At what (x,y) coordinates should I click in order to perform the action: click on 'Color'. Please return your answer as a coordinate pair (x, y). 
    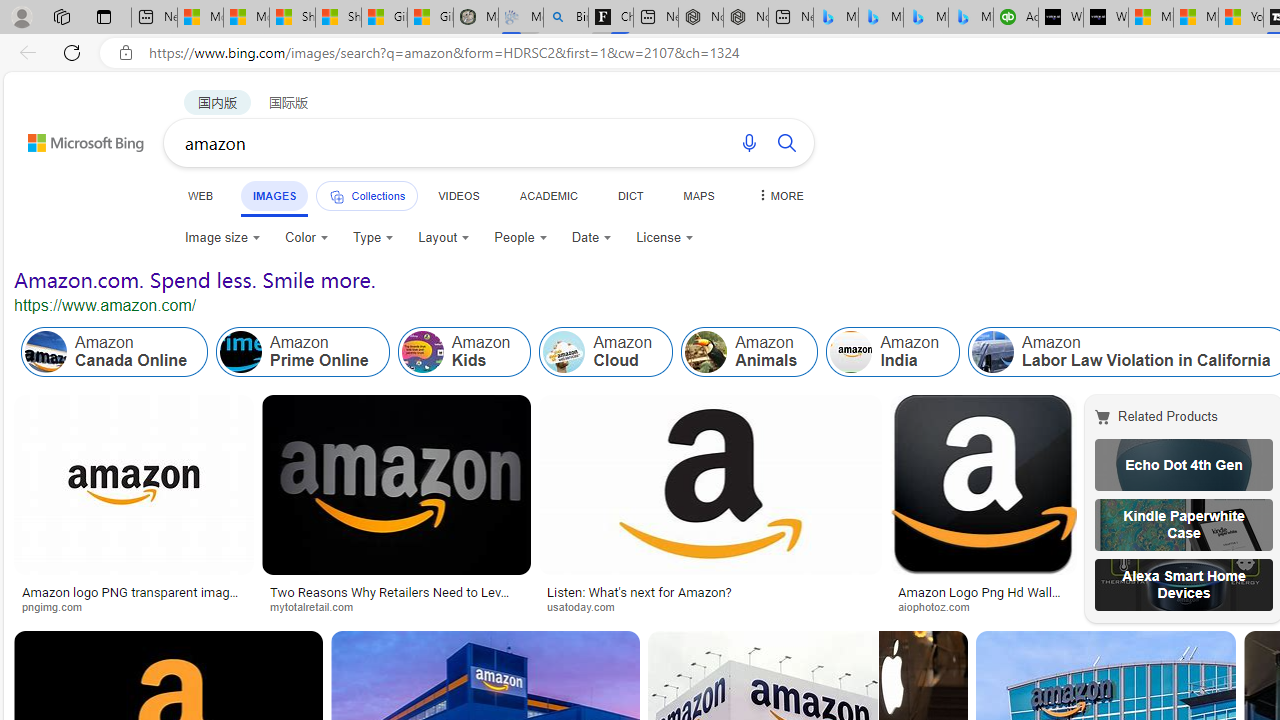
    Looking at the image, I should click on (304, 236).